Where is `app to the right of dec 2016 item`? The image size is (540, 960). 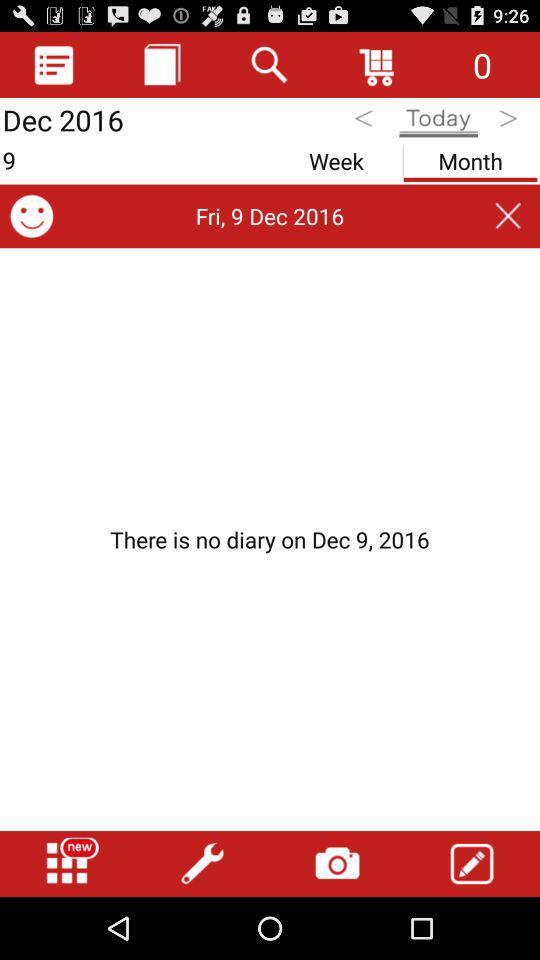 app to the right of dec 2016 item is located at coordinates (161, 64).